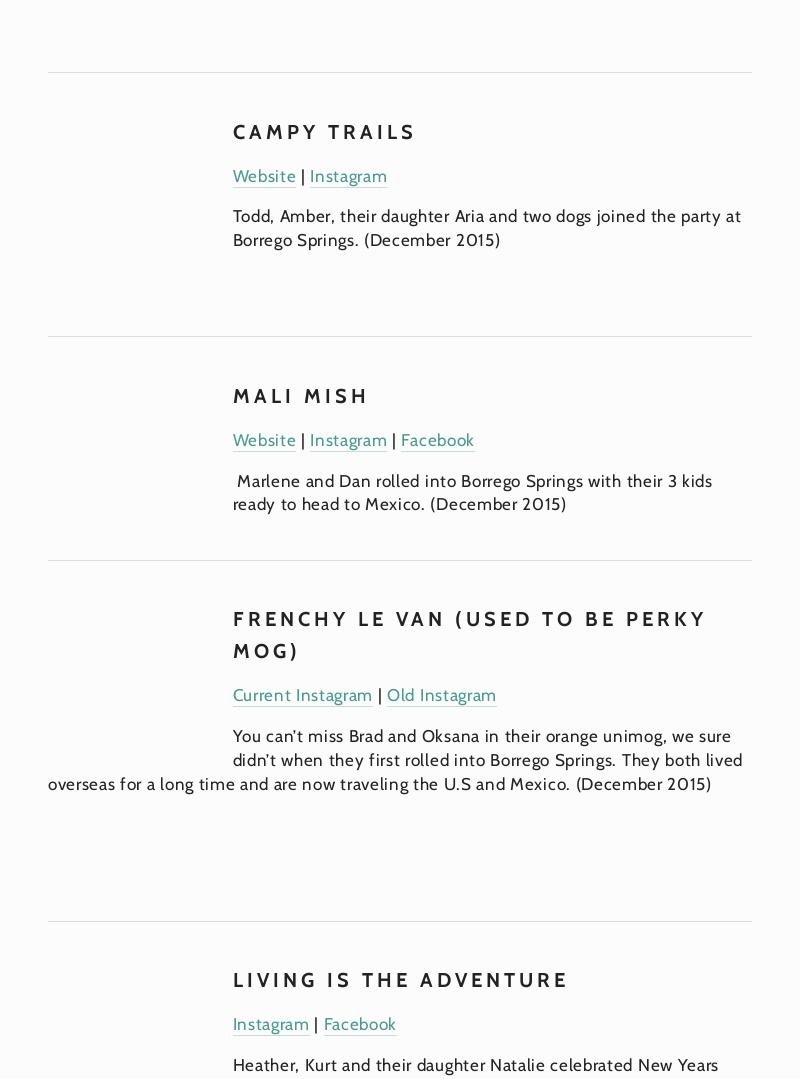 This screenshot has height=1079, width=800. What do you see at coordinates (231, 394) in the screenshot?
I see `'Mali Mish'` at bounding box center [231, 394].